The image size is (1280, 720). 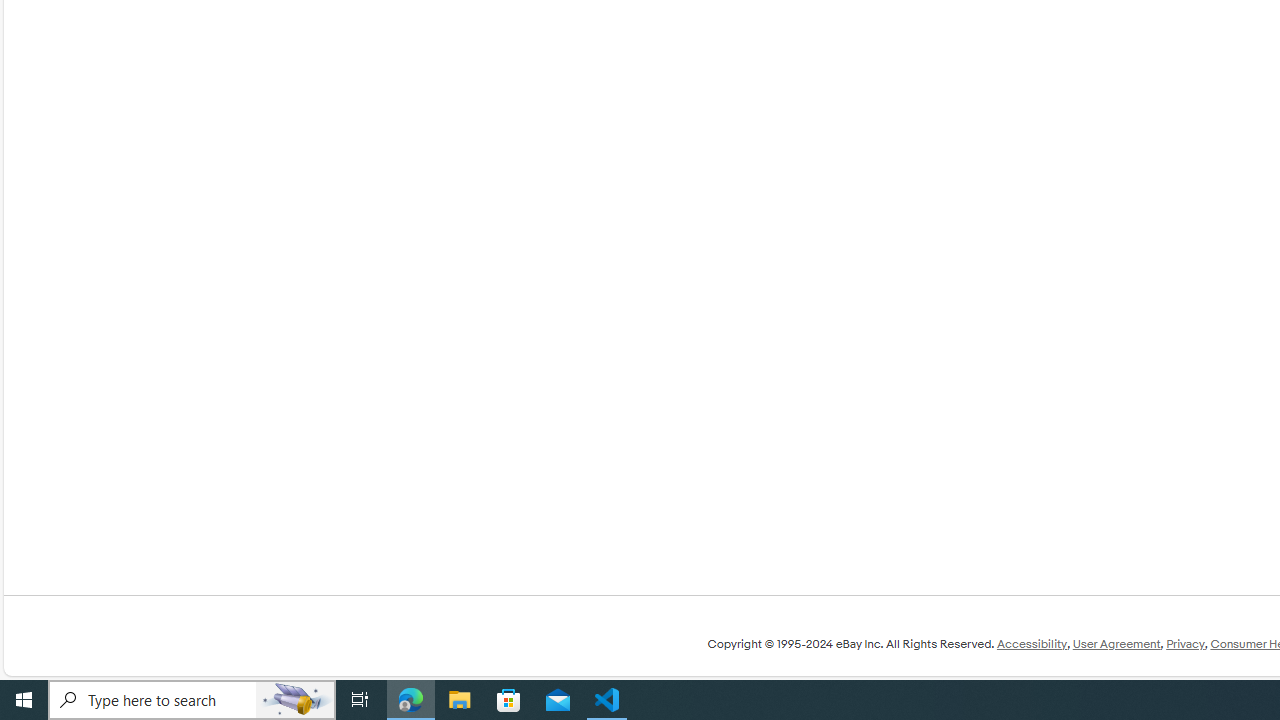 What do you see at coordinates (1185, 644) in the screenshot?
I see `'Privacy'` at bounding box center [1185, 644].